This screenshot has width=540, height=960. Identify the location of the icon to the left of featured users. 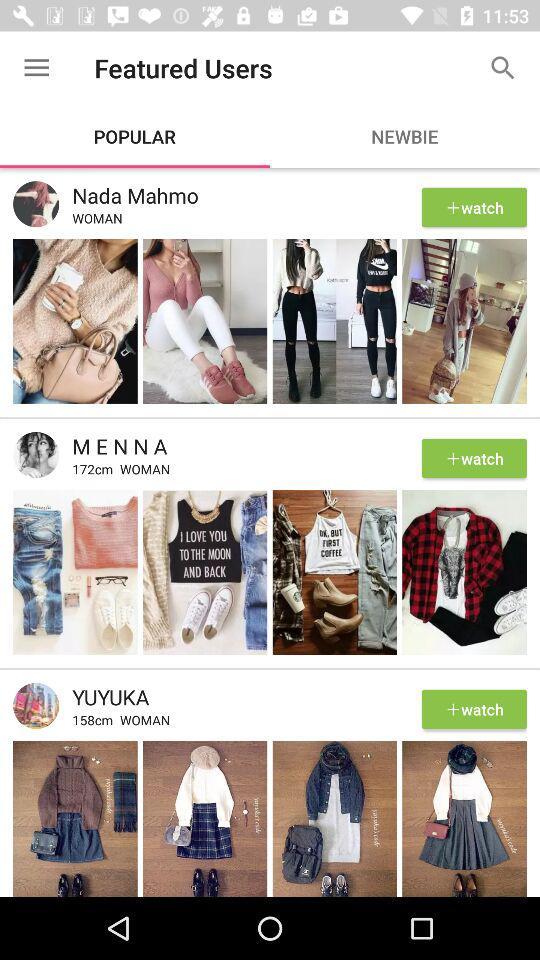
(36, 68).